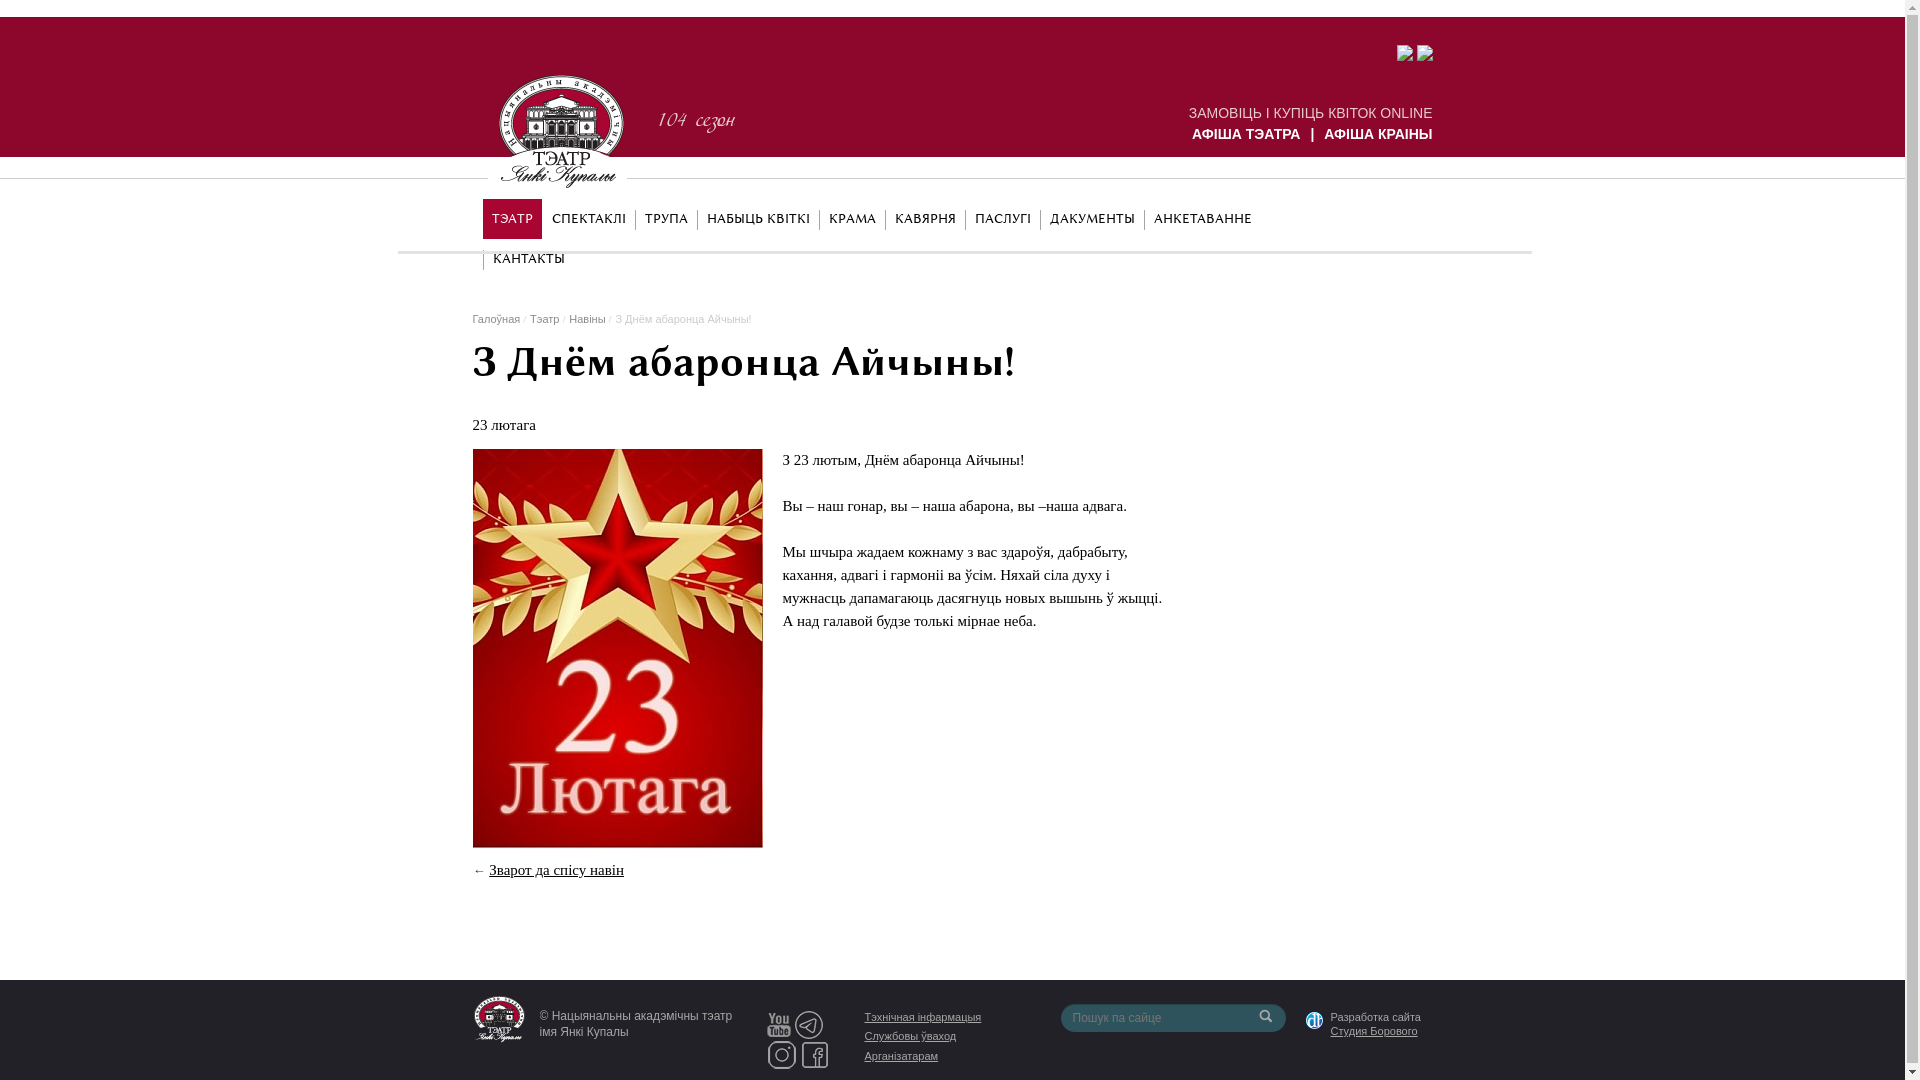 The image size is (1920, 1080). Describe the element at coordinates (809, 1022) in the screenshot. I see `'telegramm'` at that location.